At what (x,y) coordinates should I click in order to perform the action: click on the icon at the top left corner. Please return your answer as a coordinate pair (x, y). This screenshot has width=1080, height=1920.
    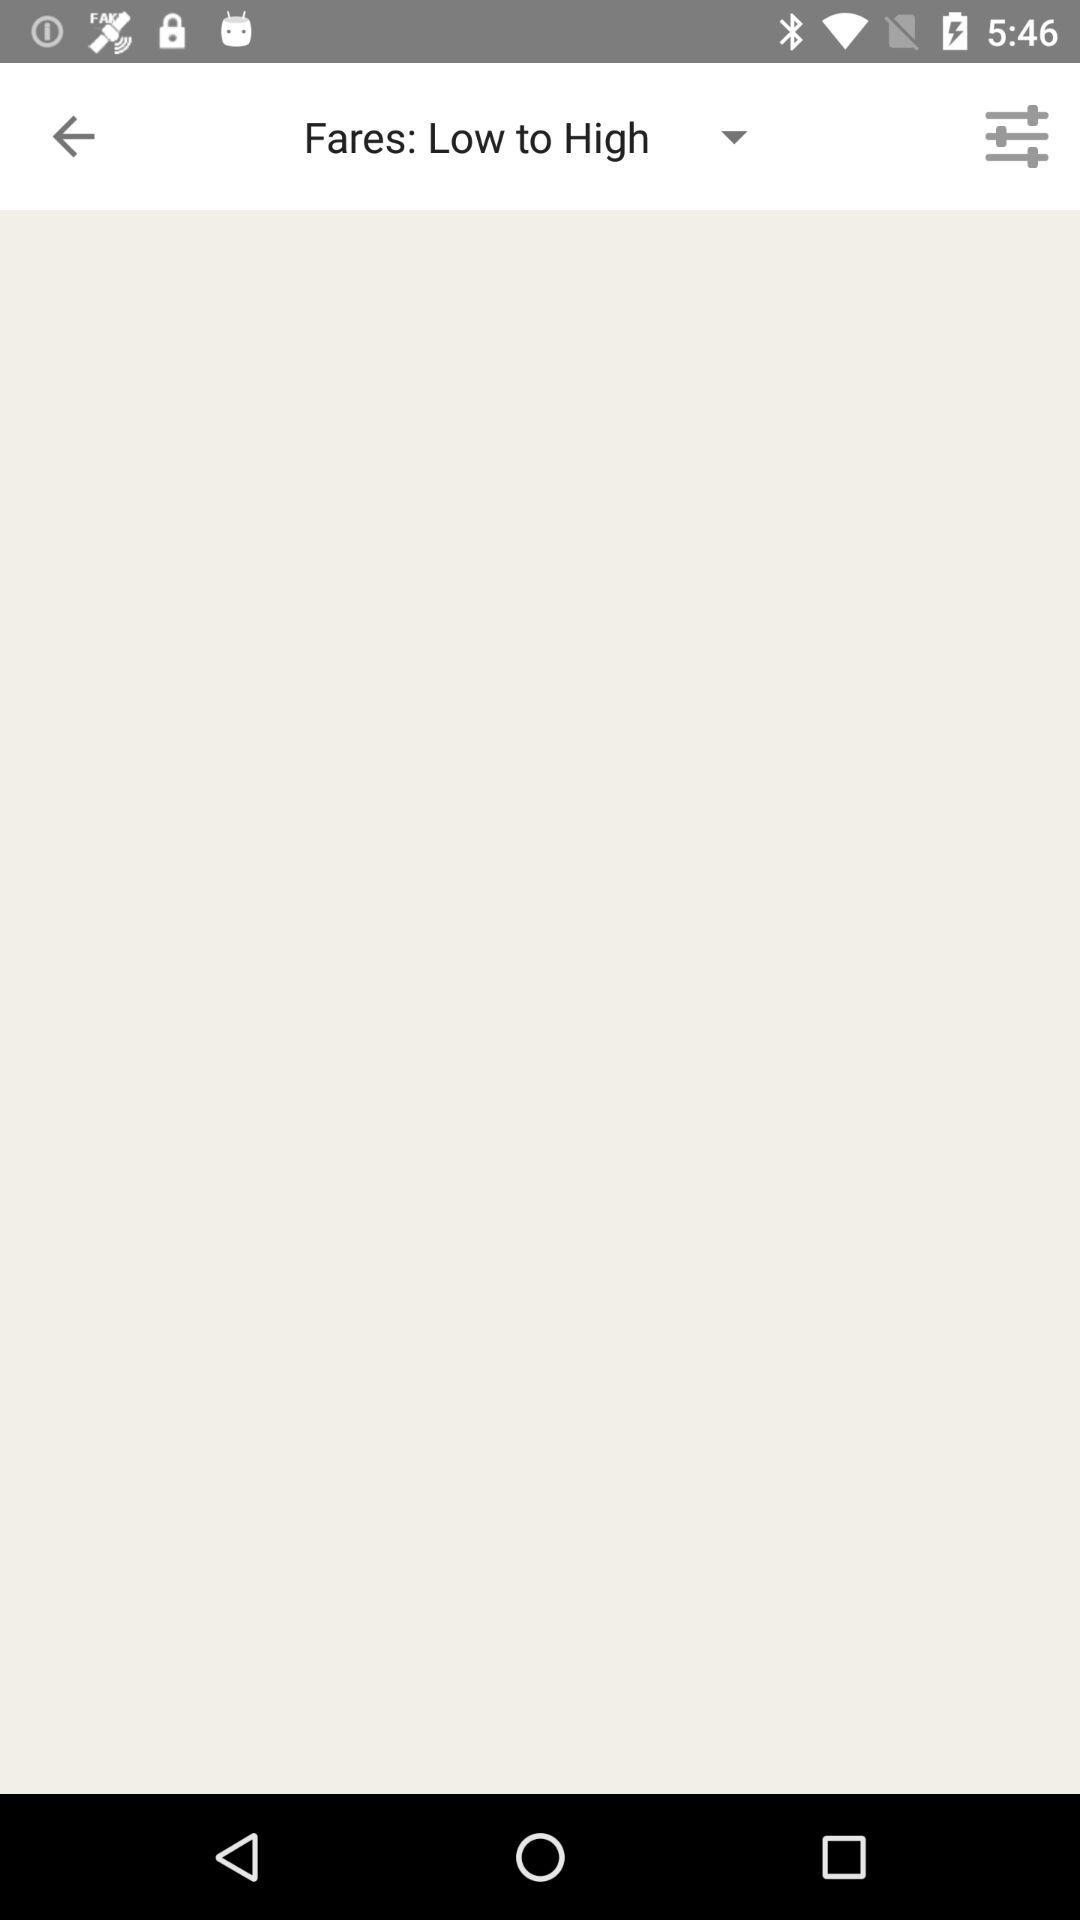
    Looking at the image, I should click on (72, 135).